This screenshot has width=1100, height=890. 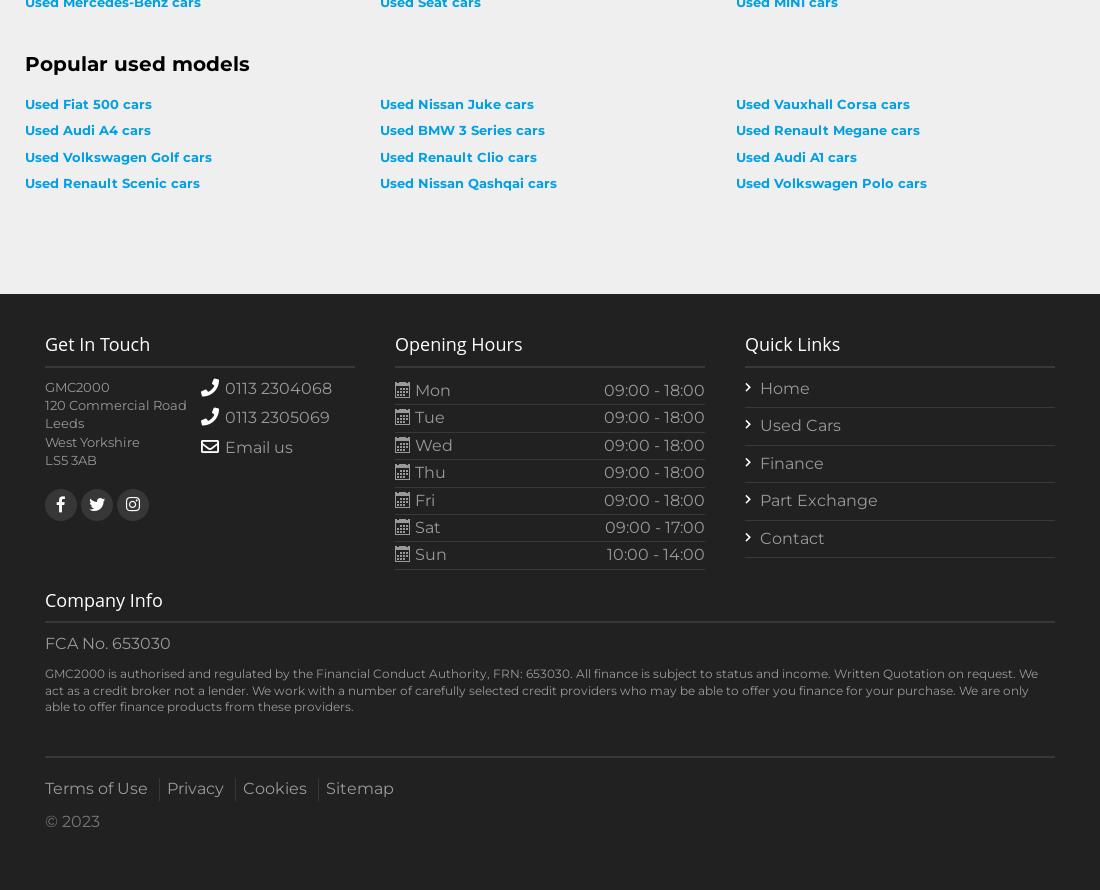 I want to click on 'Mon', so click(x=429, y=389).